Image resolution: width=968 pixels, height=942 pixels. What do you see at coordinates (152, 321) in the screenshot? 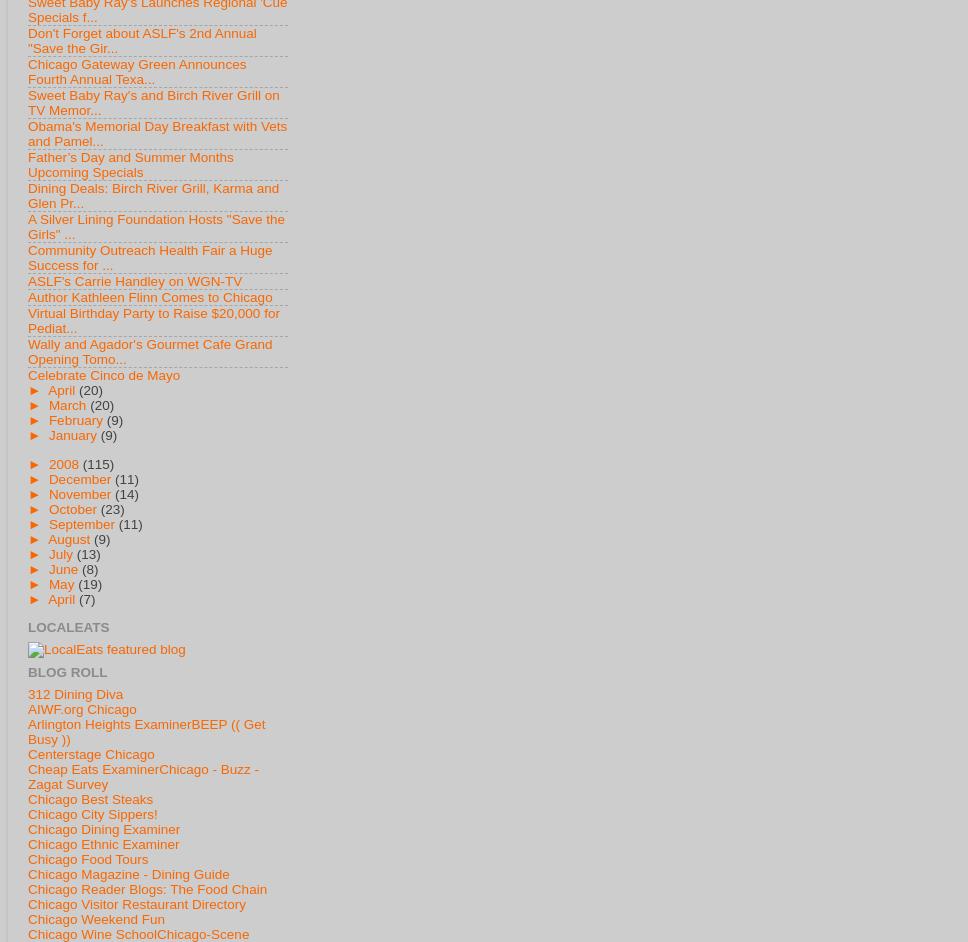
I see `'Virtual Birthday Party to Raise $20,000 for Pediat...'` at bounding box center [152, 321].